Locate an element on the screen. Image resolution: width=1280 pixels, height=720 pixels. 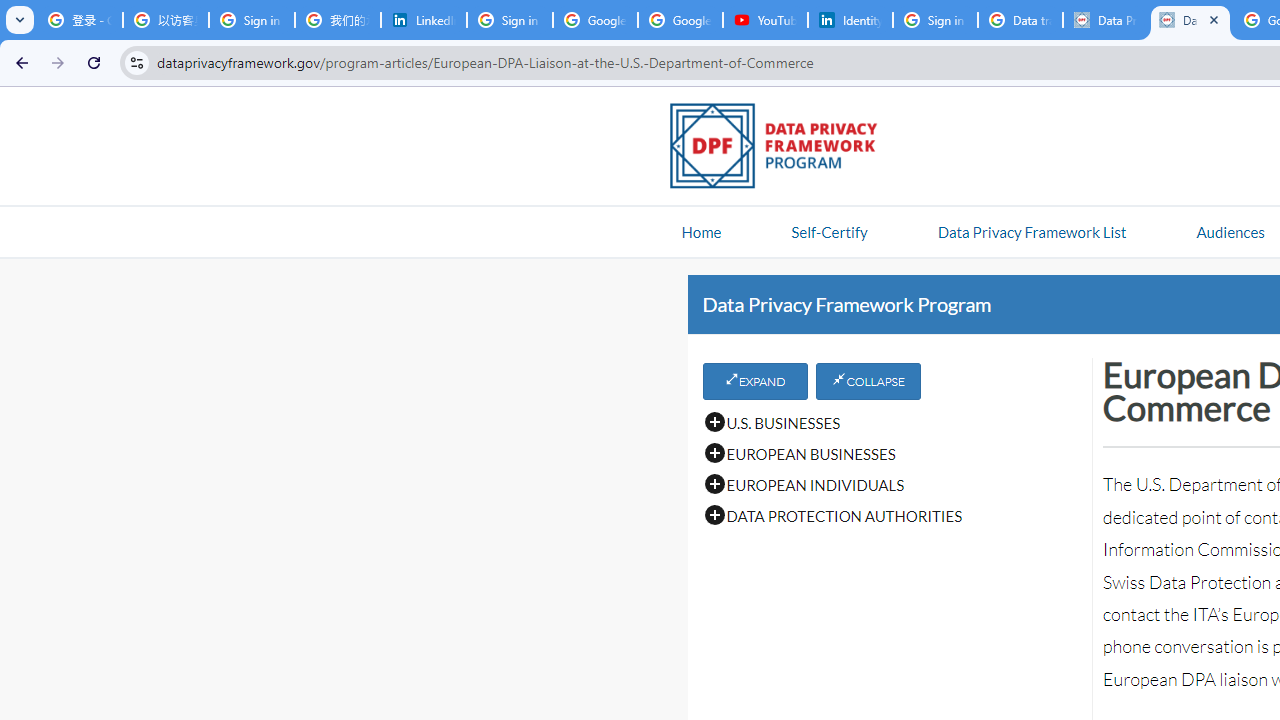
'COLLAPSE' is located at coordinates (869, 381).